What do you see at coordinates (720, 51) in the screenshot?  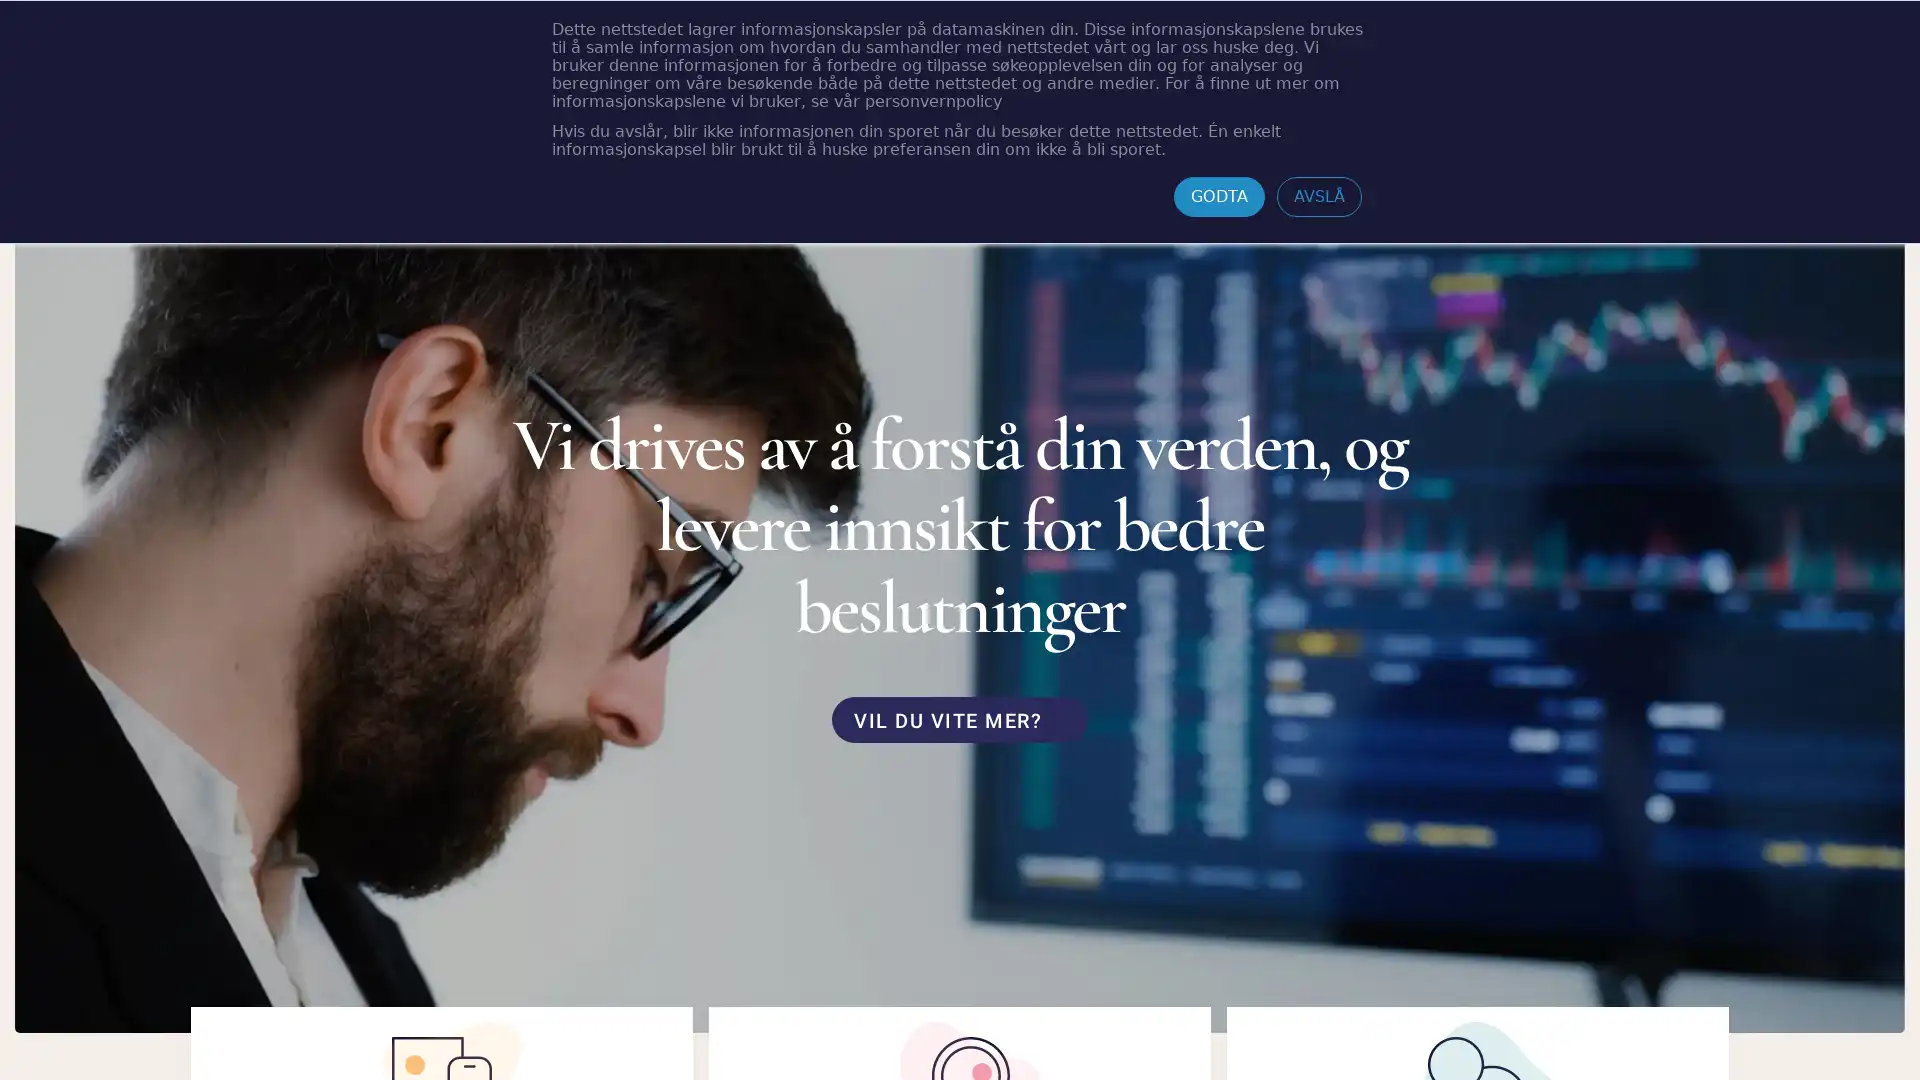 I see `TJENESTER` at bounding box center [720, 51].